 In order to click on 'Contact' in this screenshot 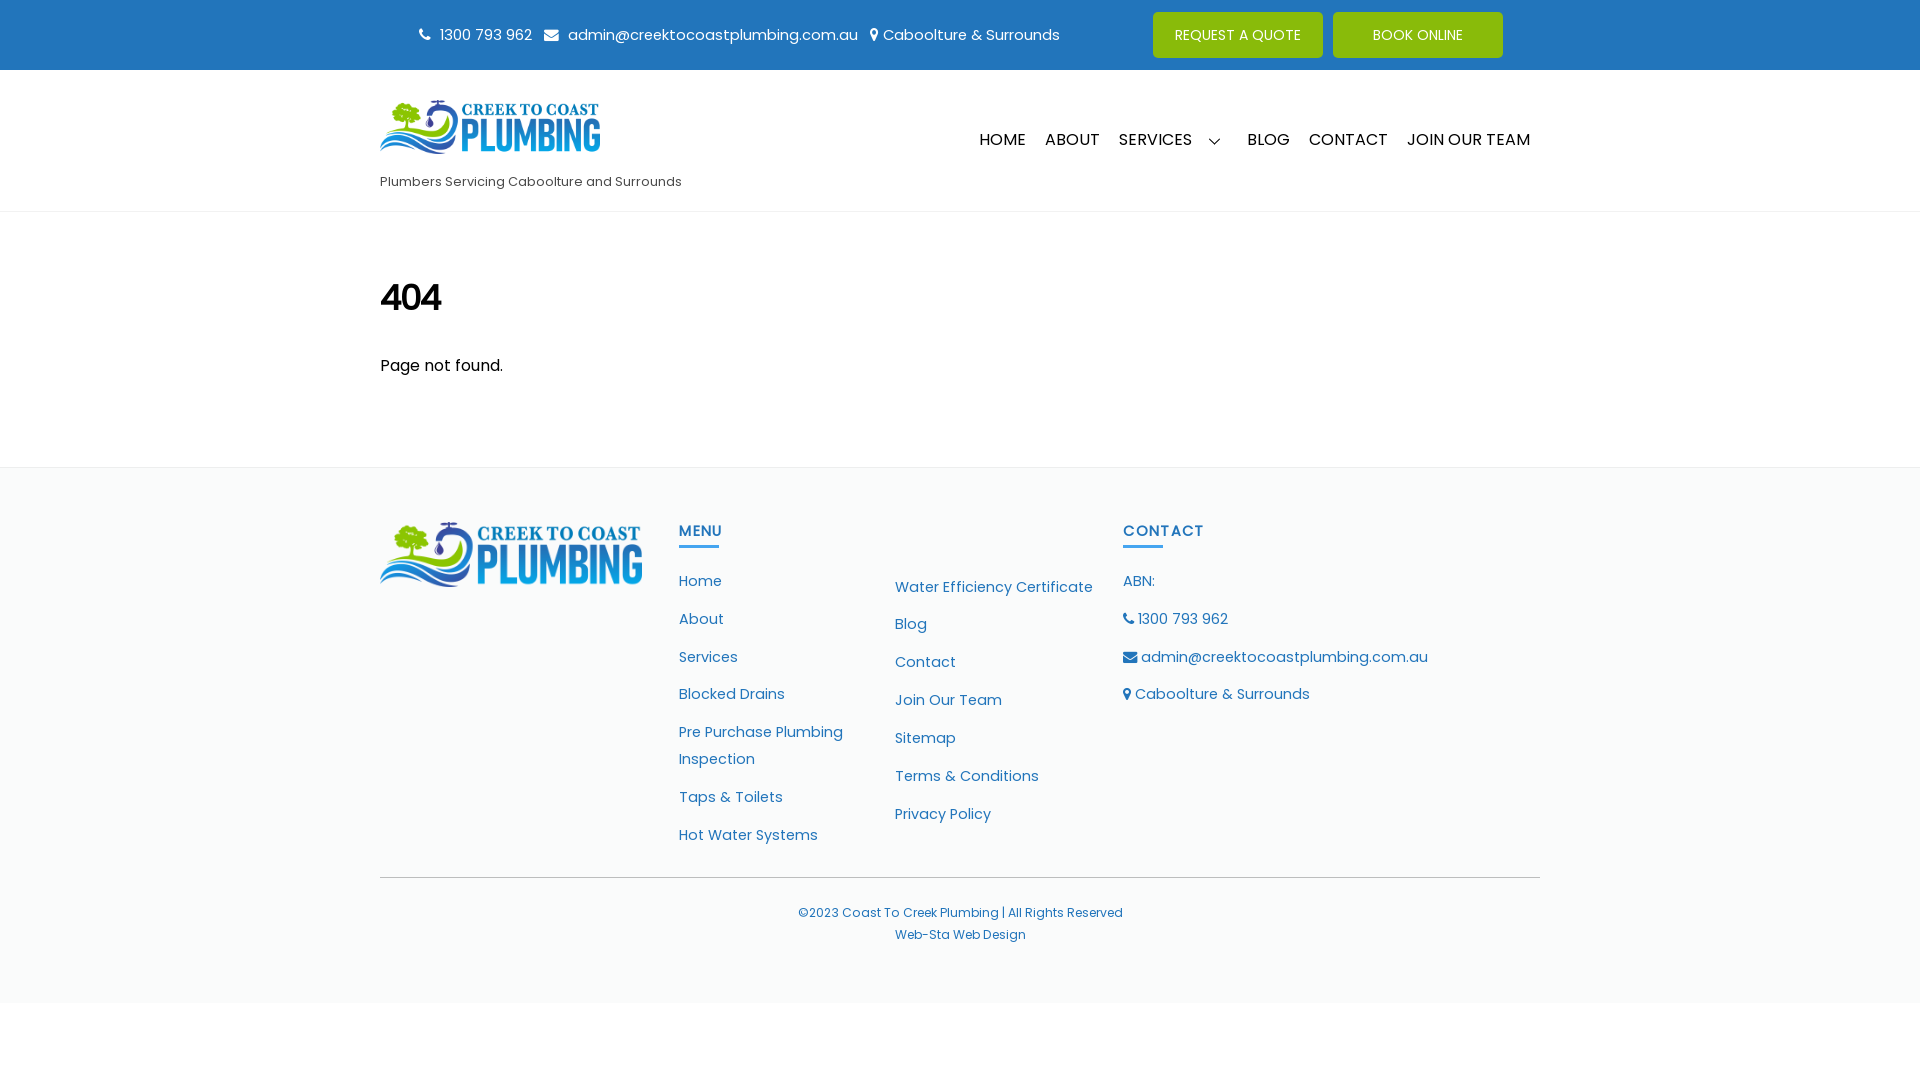, I will do `click(924, 662)`.